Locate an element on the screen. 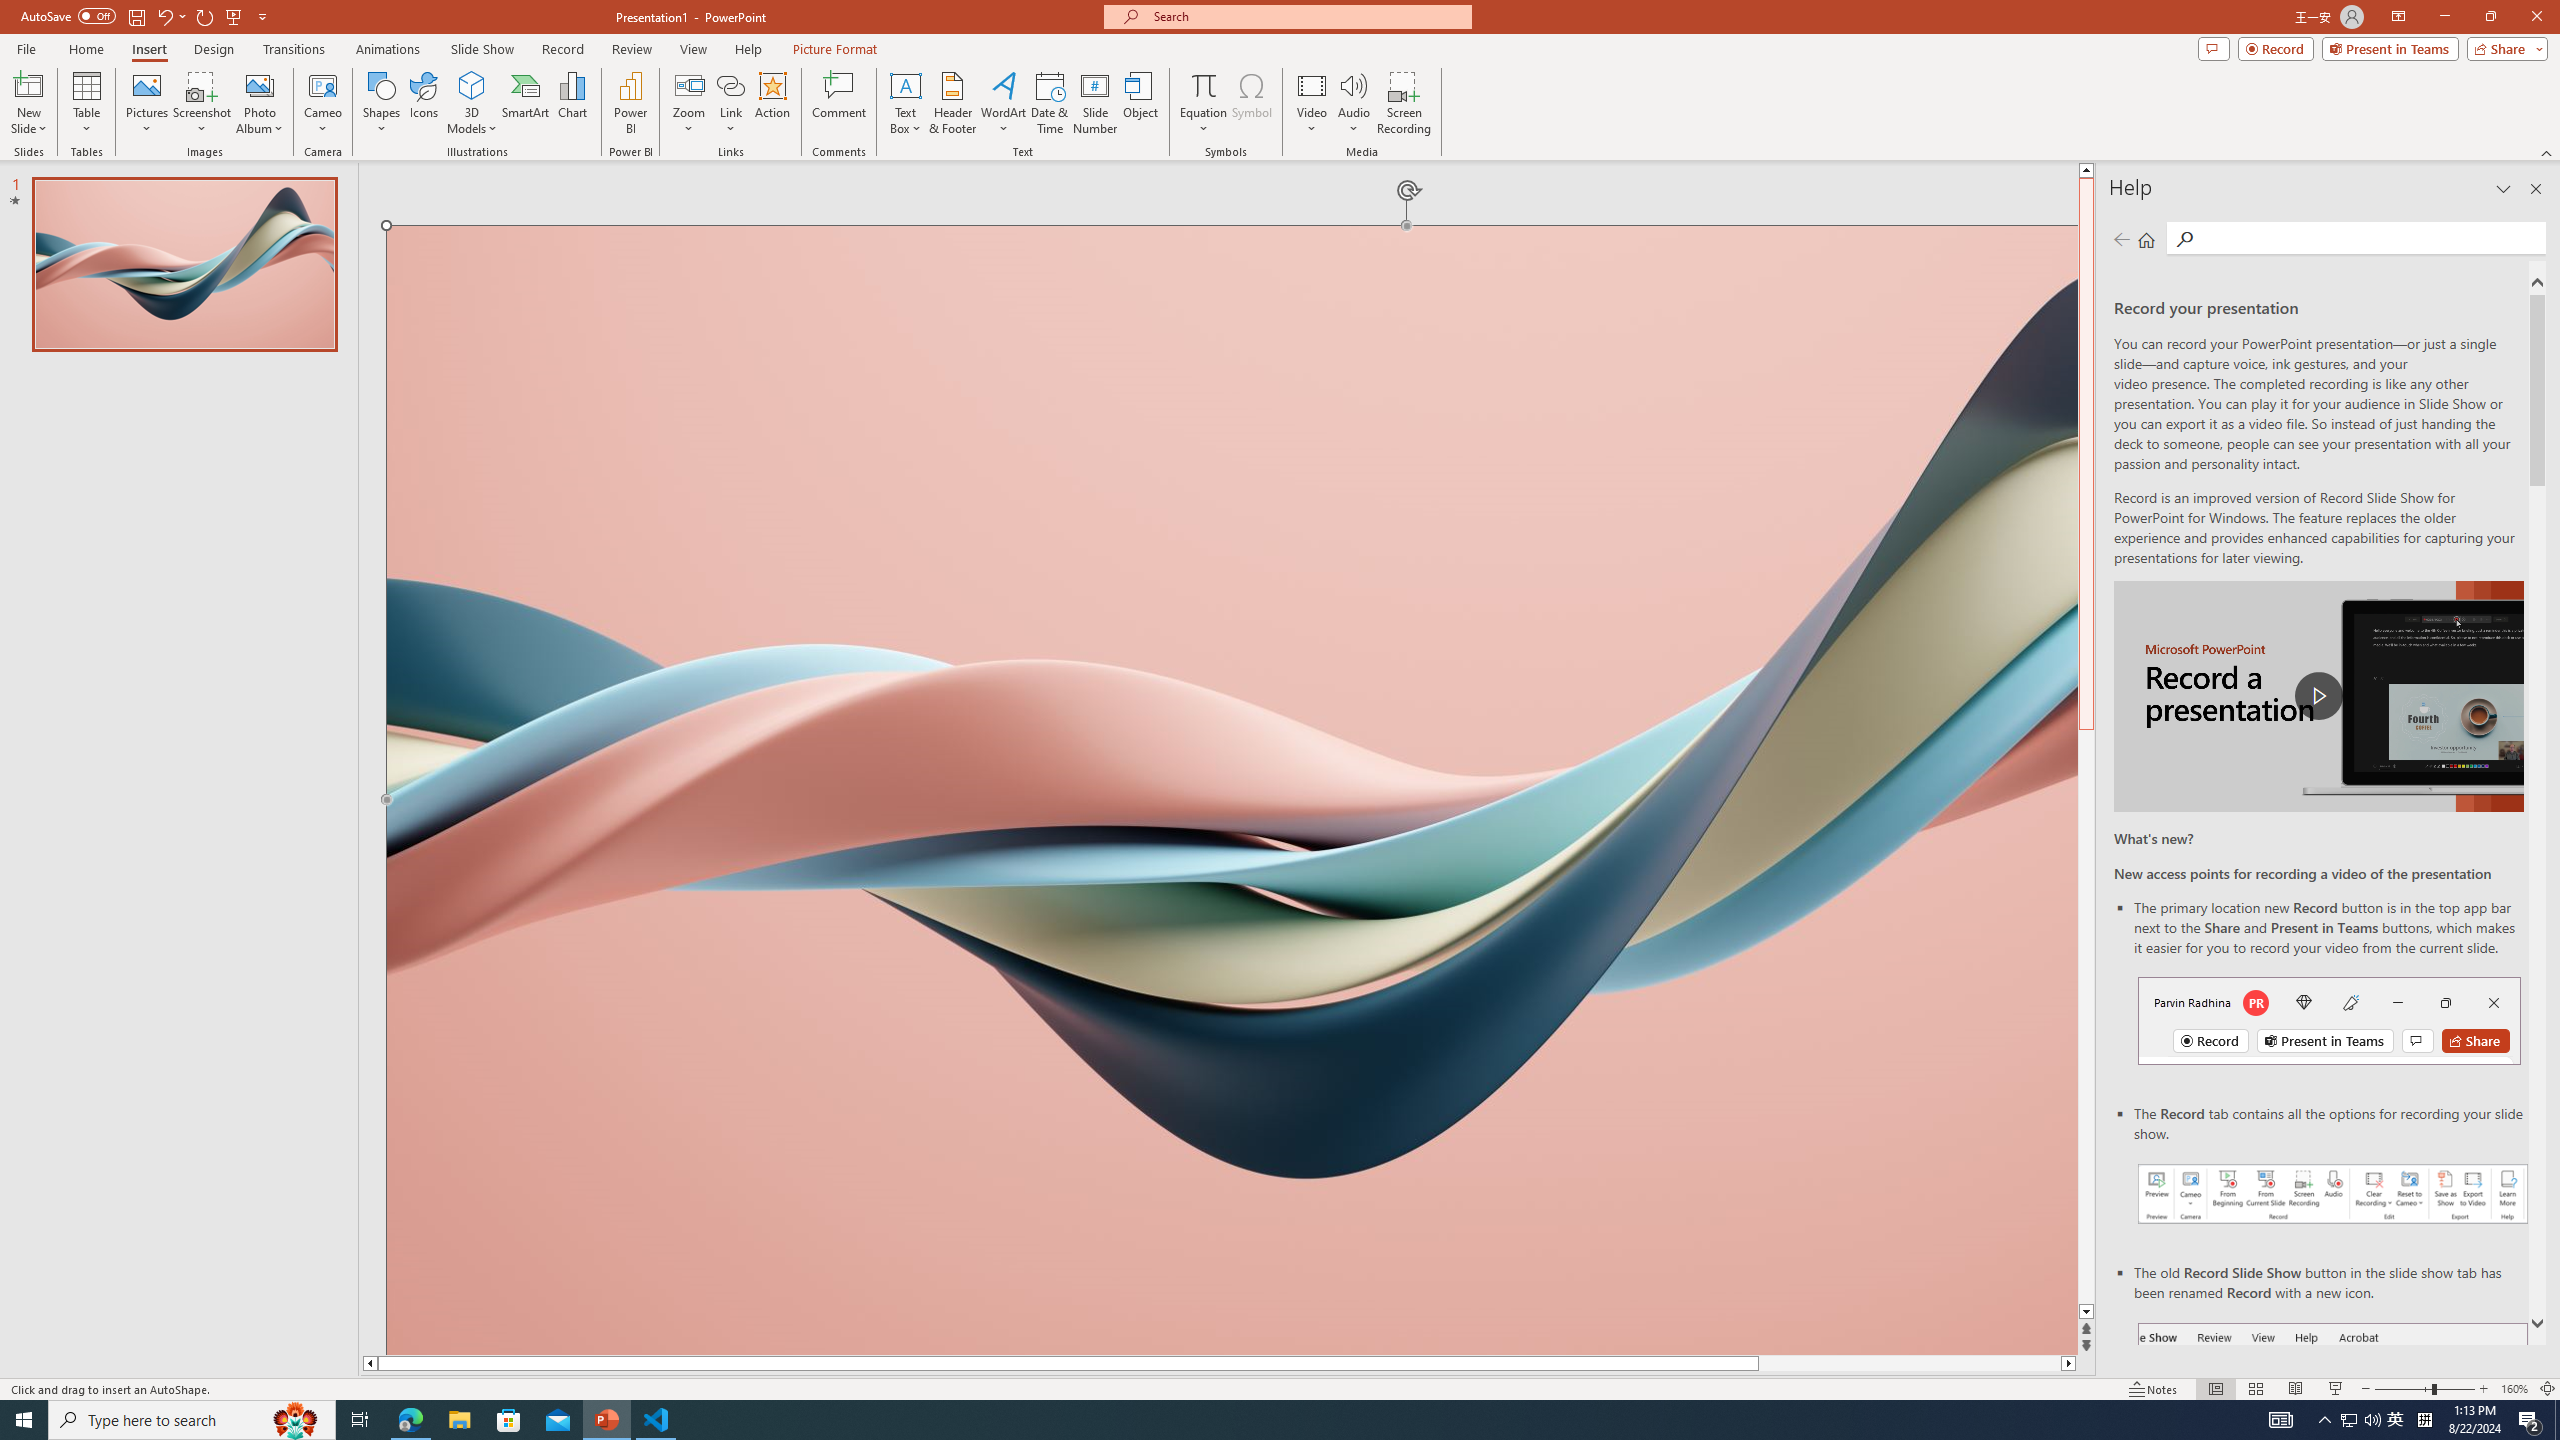 The width and height of the screenshot is (2560, 1440). 'Slide Number' is located at coordinates (1094, 103).